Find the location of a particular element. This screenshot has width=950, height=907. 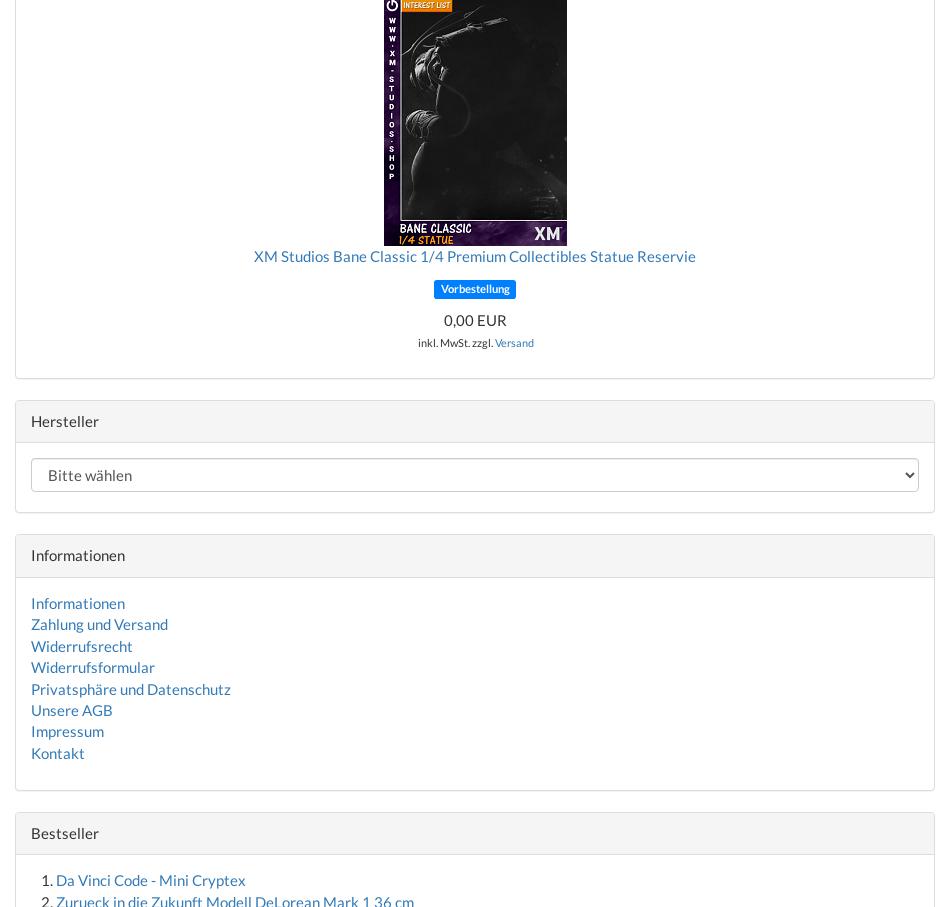

'Privatsphäre und Datenschutz' is located at coordinates (131, 686).